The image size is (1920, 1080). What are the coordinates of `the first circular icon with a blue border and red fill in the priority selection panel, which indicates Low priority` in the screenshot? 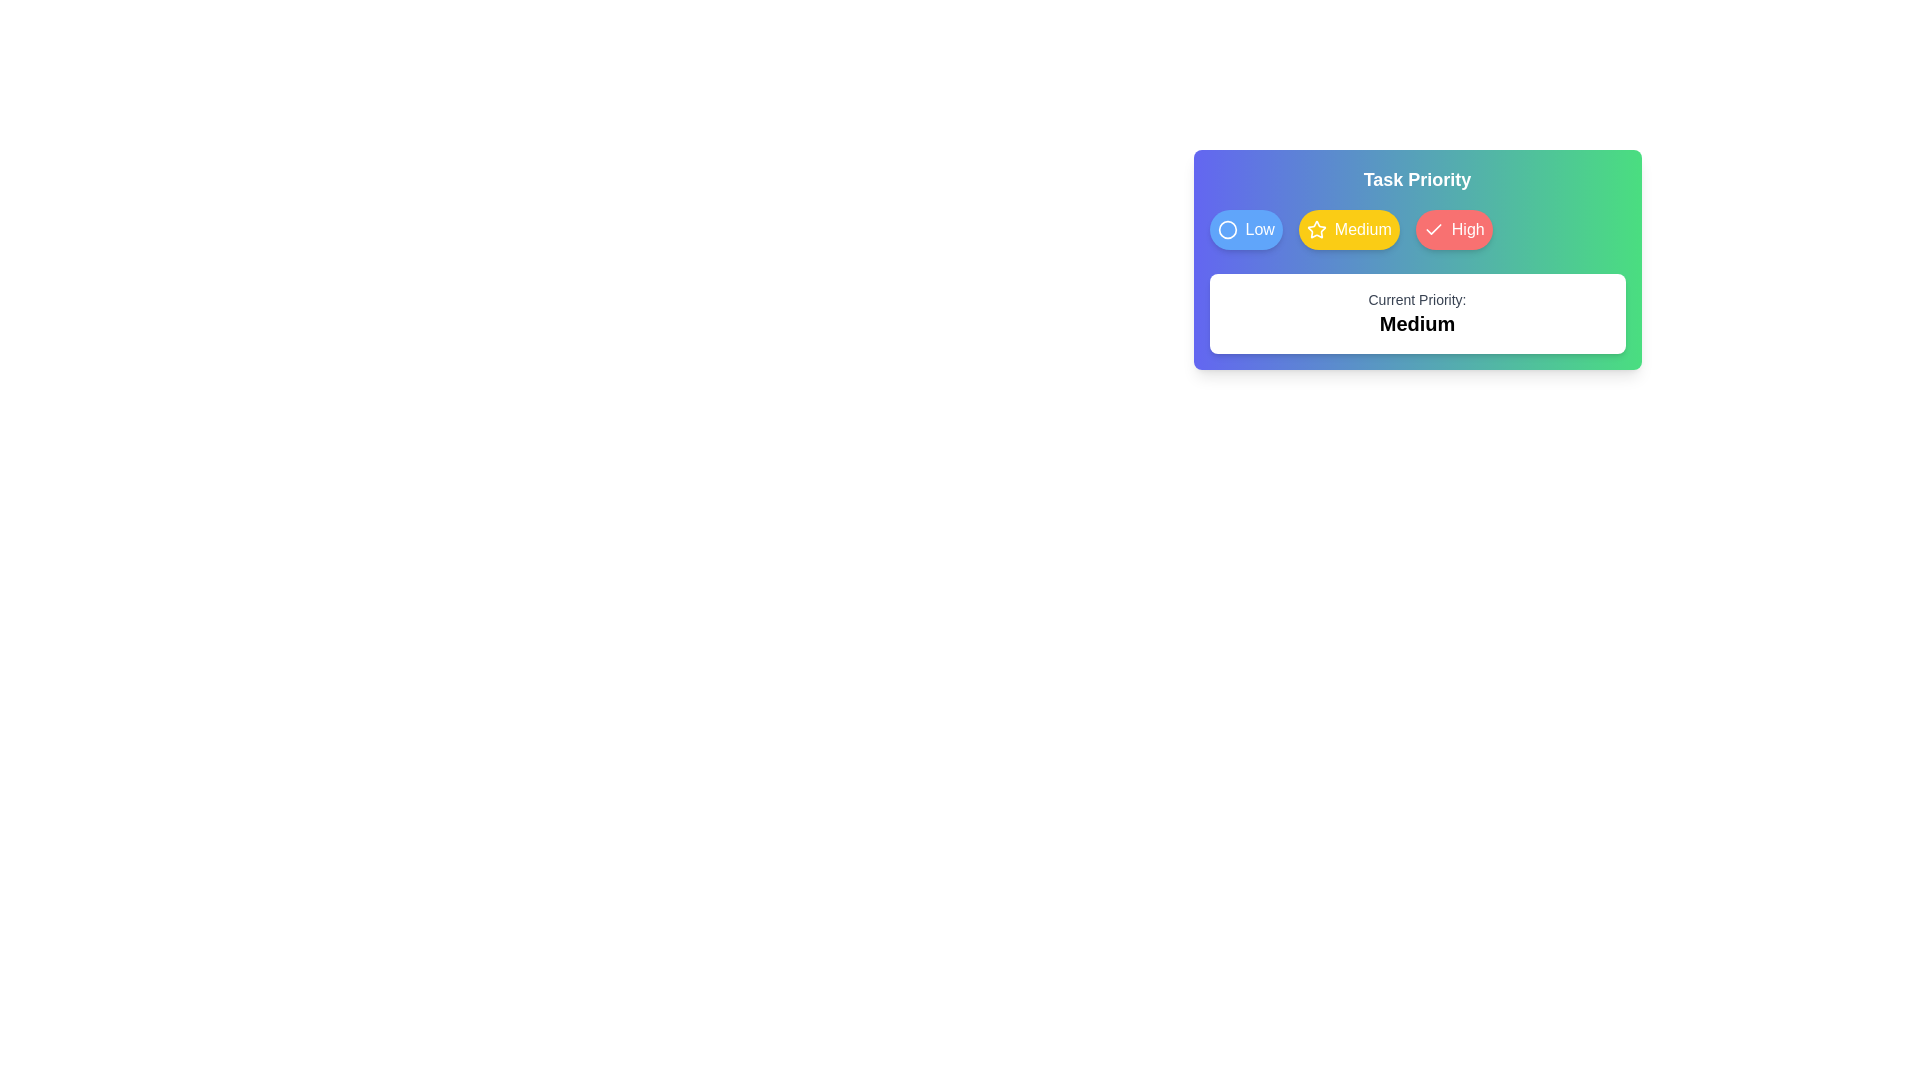 It's located at (1226, 229).